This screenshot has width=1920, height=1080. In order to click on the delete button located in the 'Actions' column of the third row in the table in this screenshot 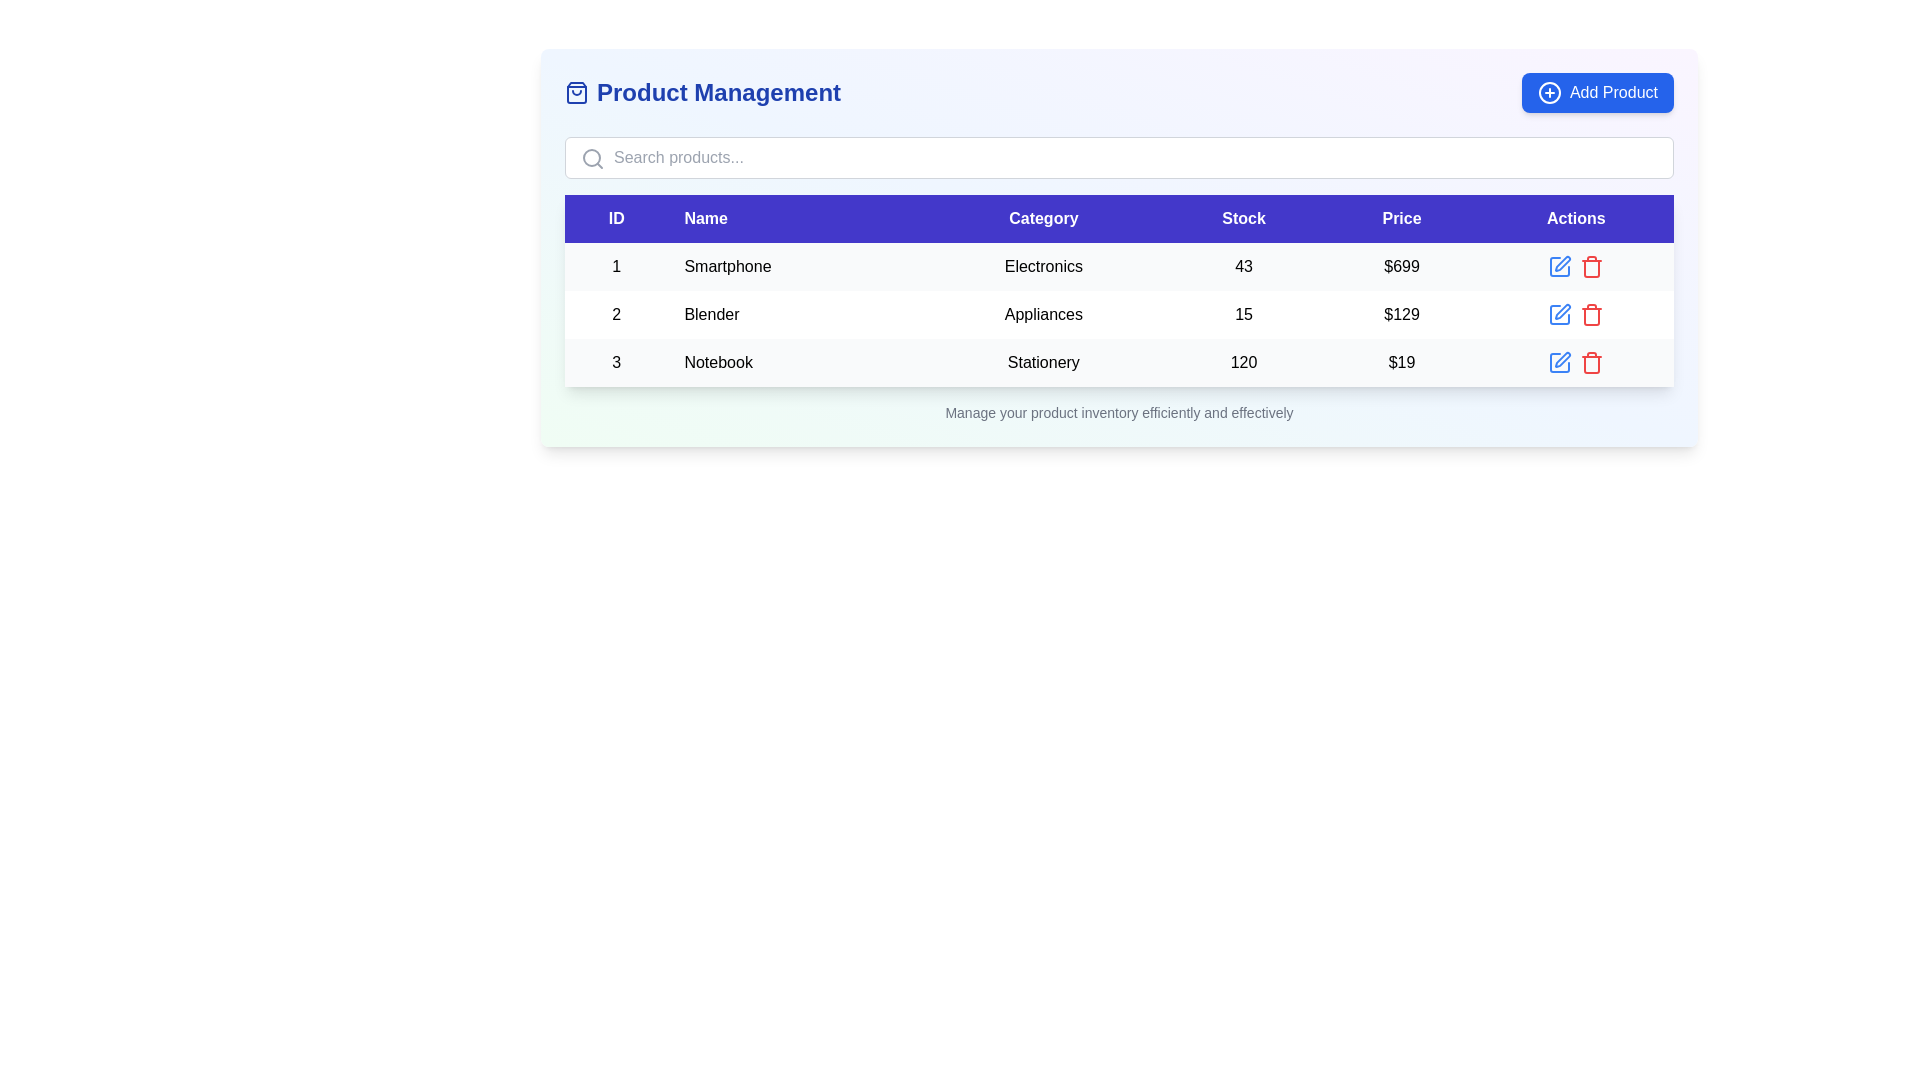, I will do `click(1591, 362)`.